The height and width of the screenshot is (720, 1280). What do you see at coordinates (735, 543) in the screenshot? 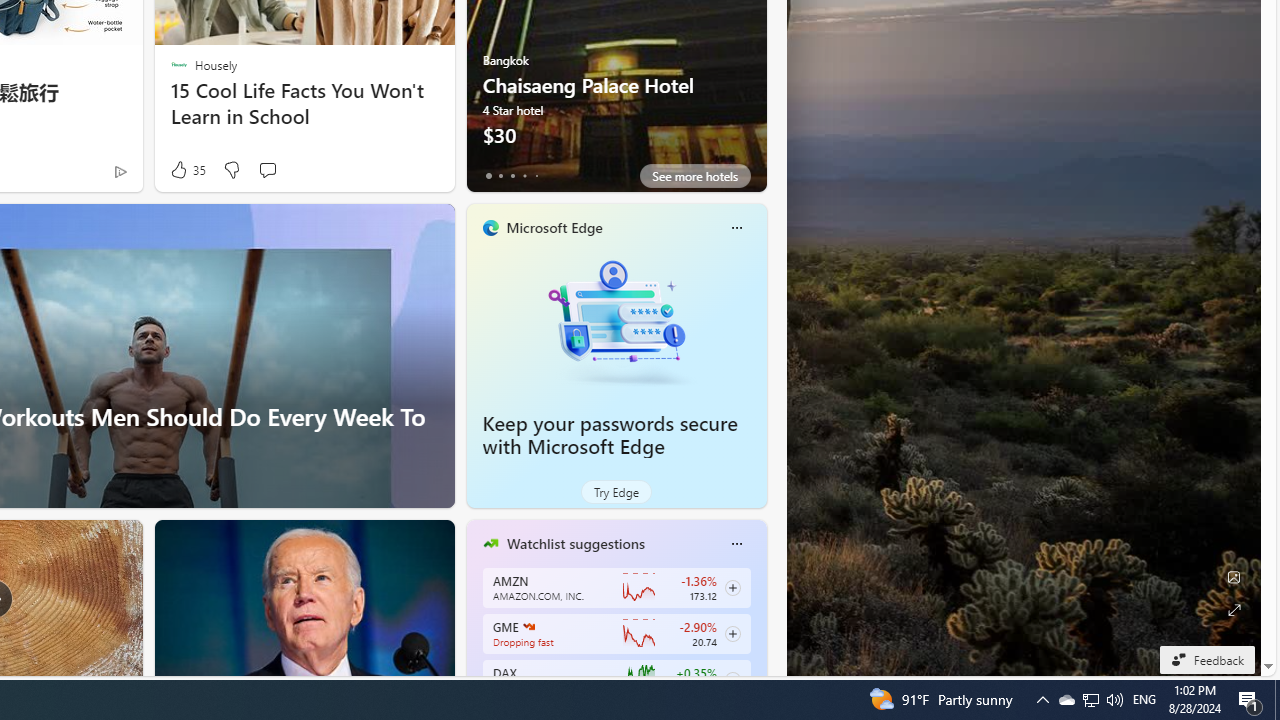
I see `'Class: icon-img'` at bounding box center [735, 543].